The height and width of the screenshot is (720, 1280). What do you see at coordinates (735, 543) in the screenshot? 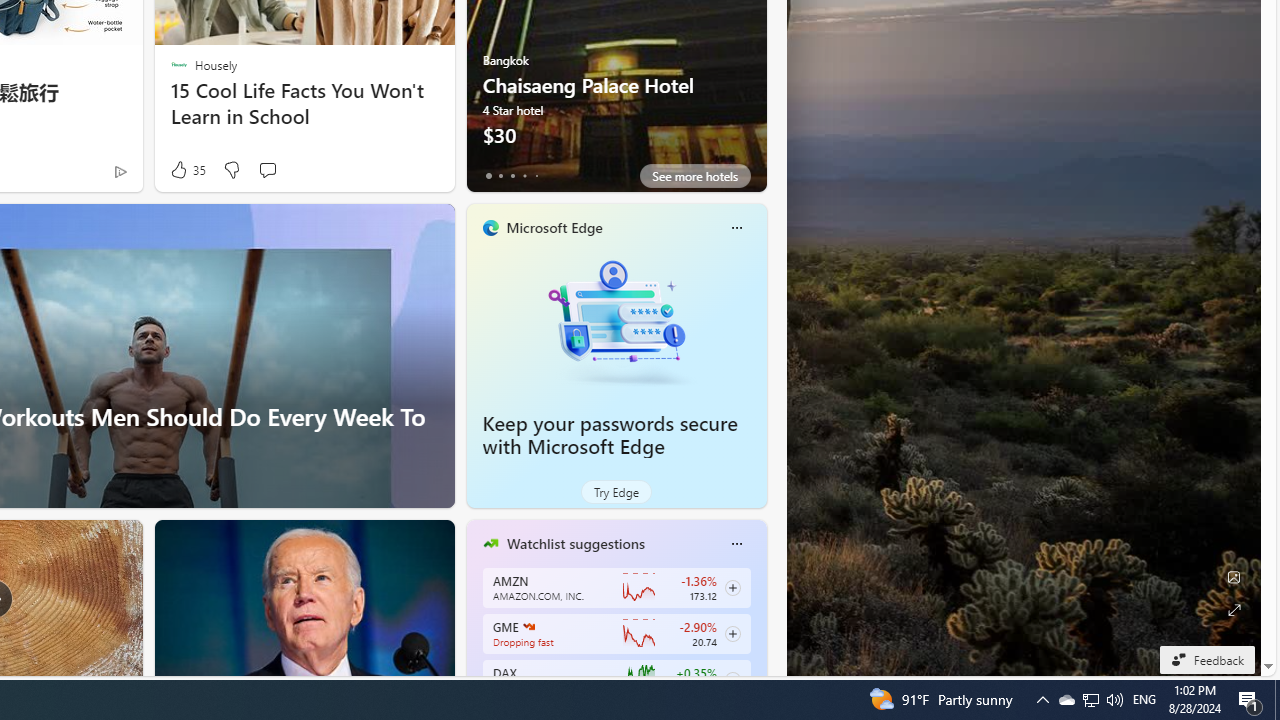
I see `'Class: icon-img'` at bounding box center [735, 543].